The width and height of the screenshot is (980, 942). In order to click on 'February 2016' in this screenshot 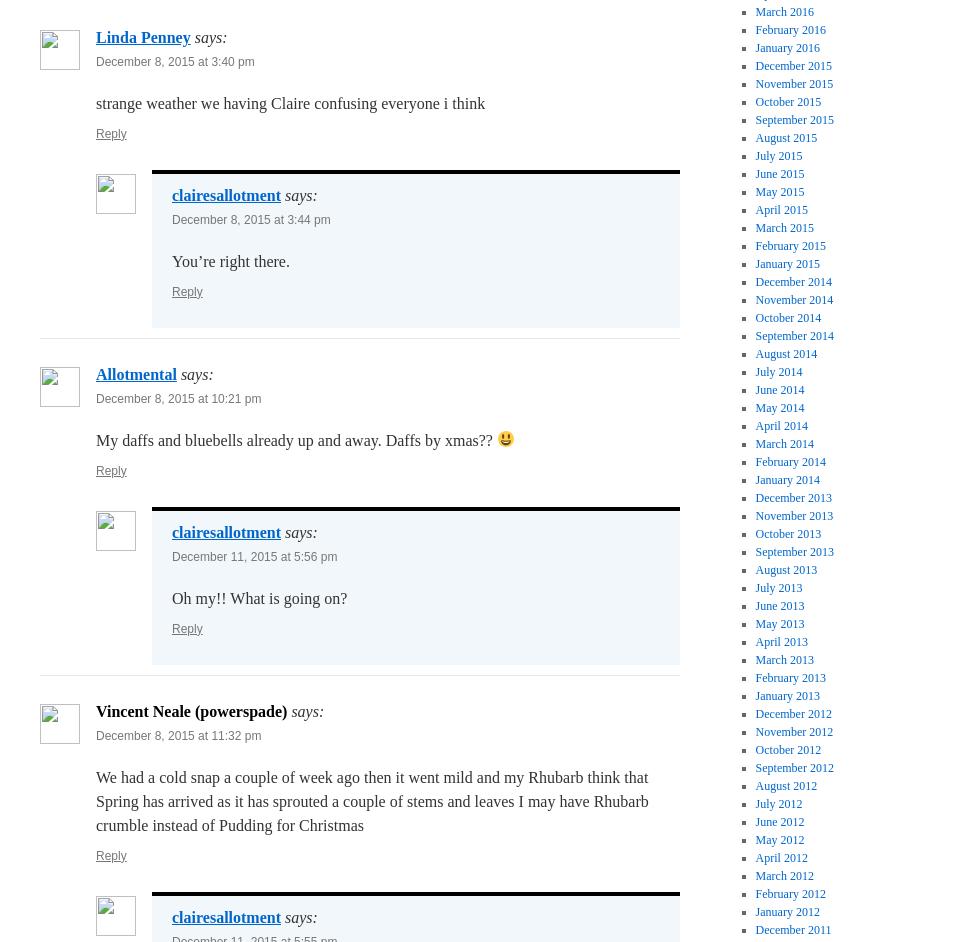, I will do `click(754, 29)`.